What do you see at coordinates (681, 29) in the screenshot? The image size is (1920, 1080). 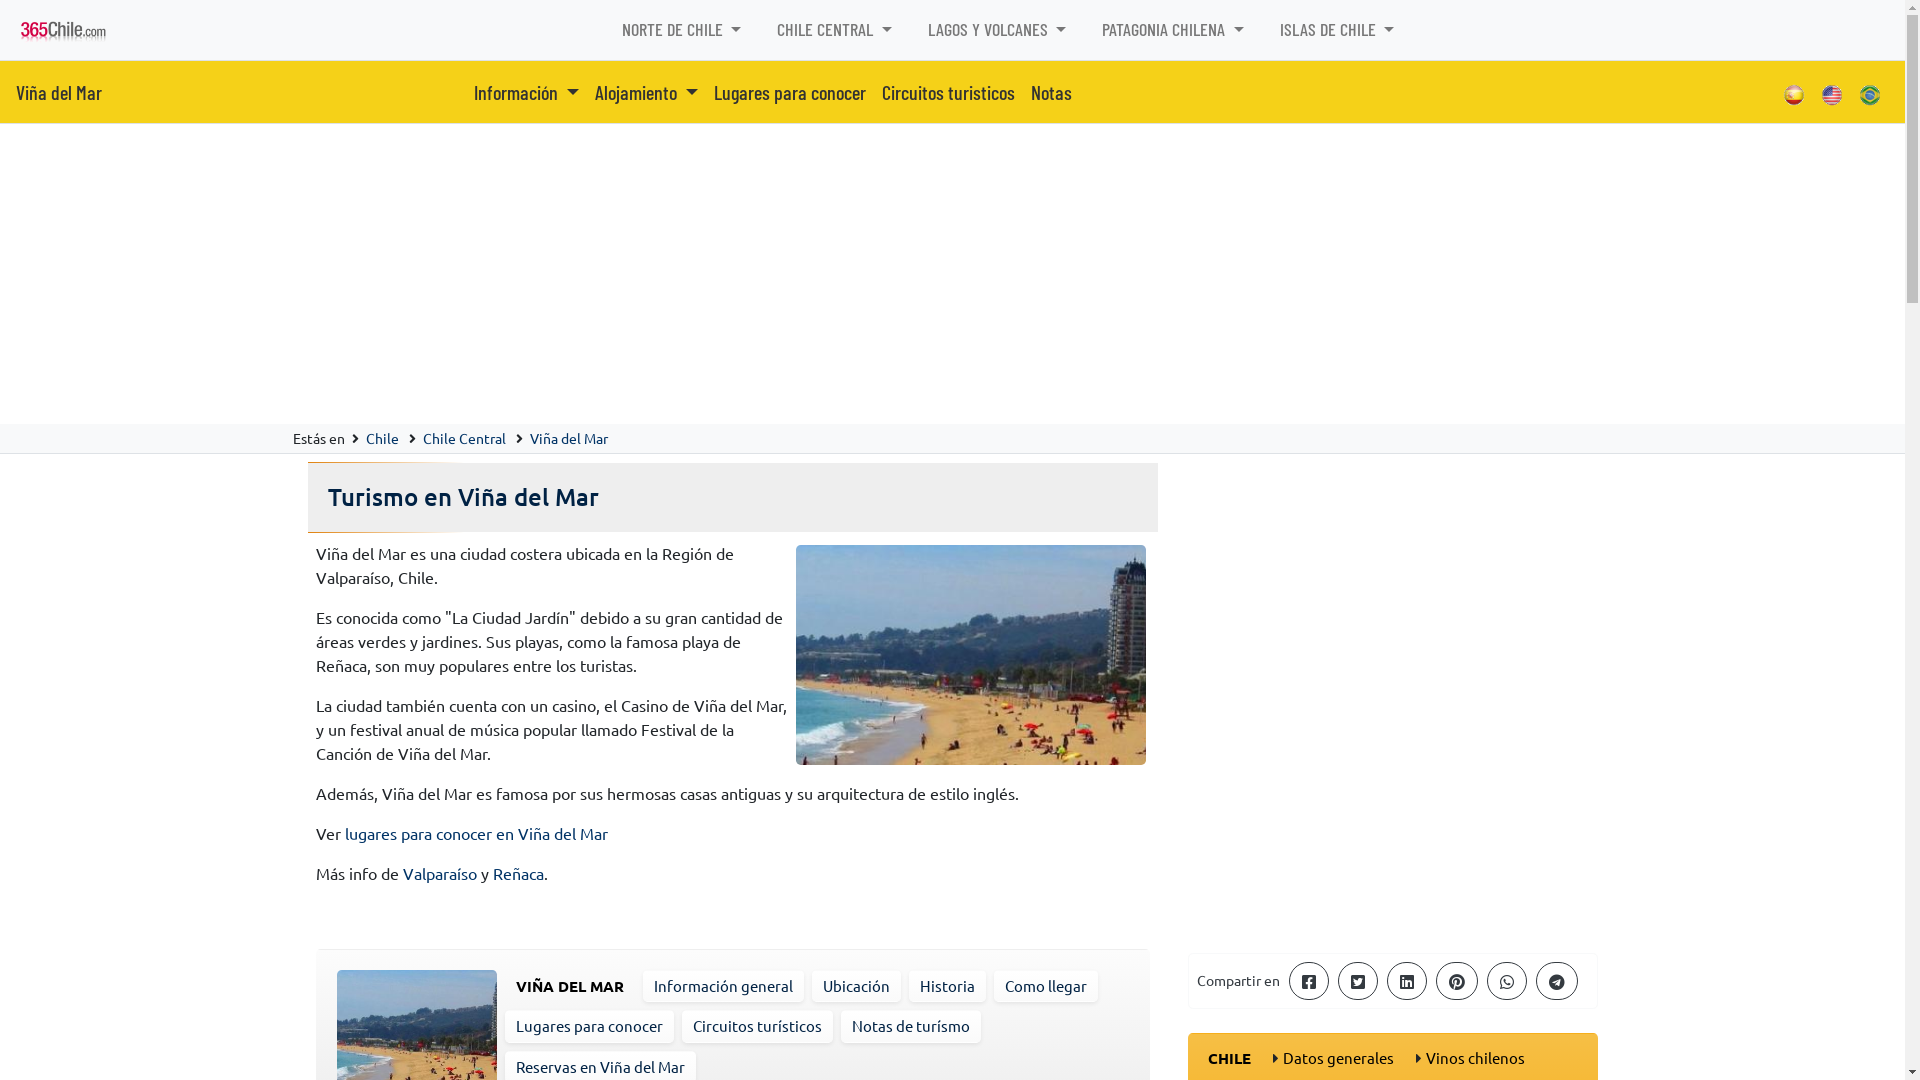 I see `'NORTE DE CHILE'` at bounding box center [681, 29].